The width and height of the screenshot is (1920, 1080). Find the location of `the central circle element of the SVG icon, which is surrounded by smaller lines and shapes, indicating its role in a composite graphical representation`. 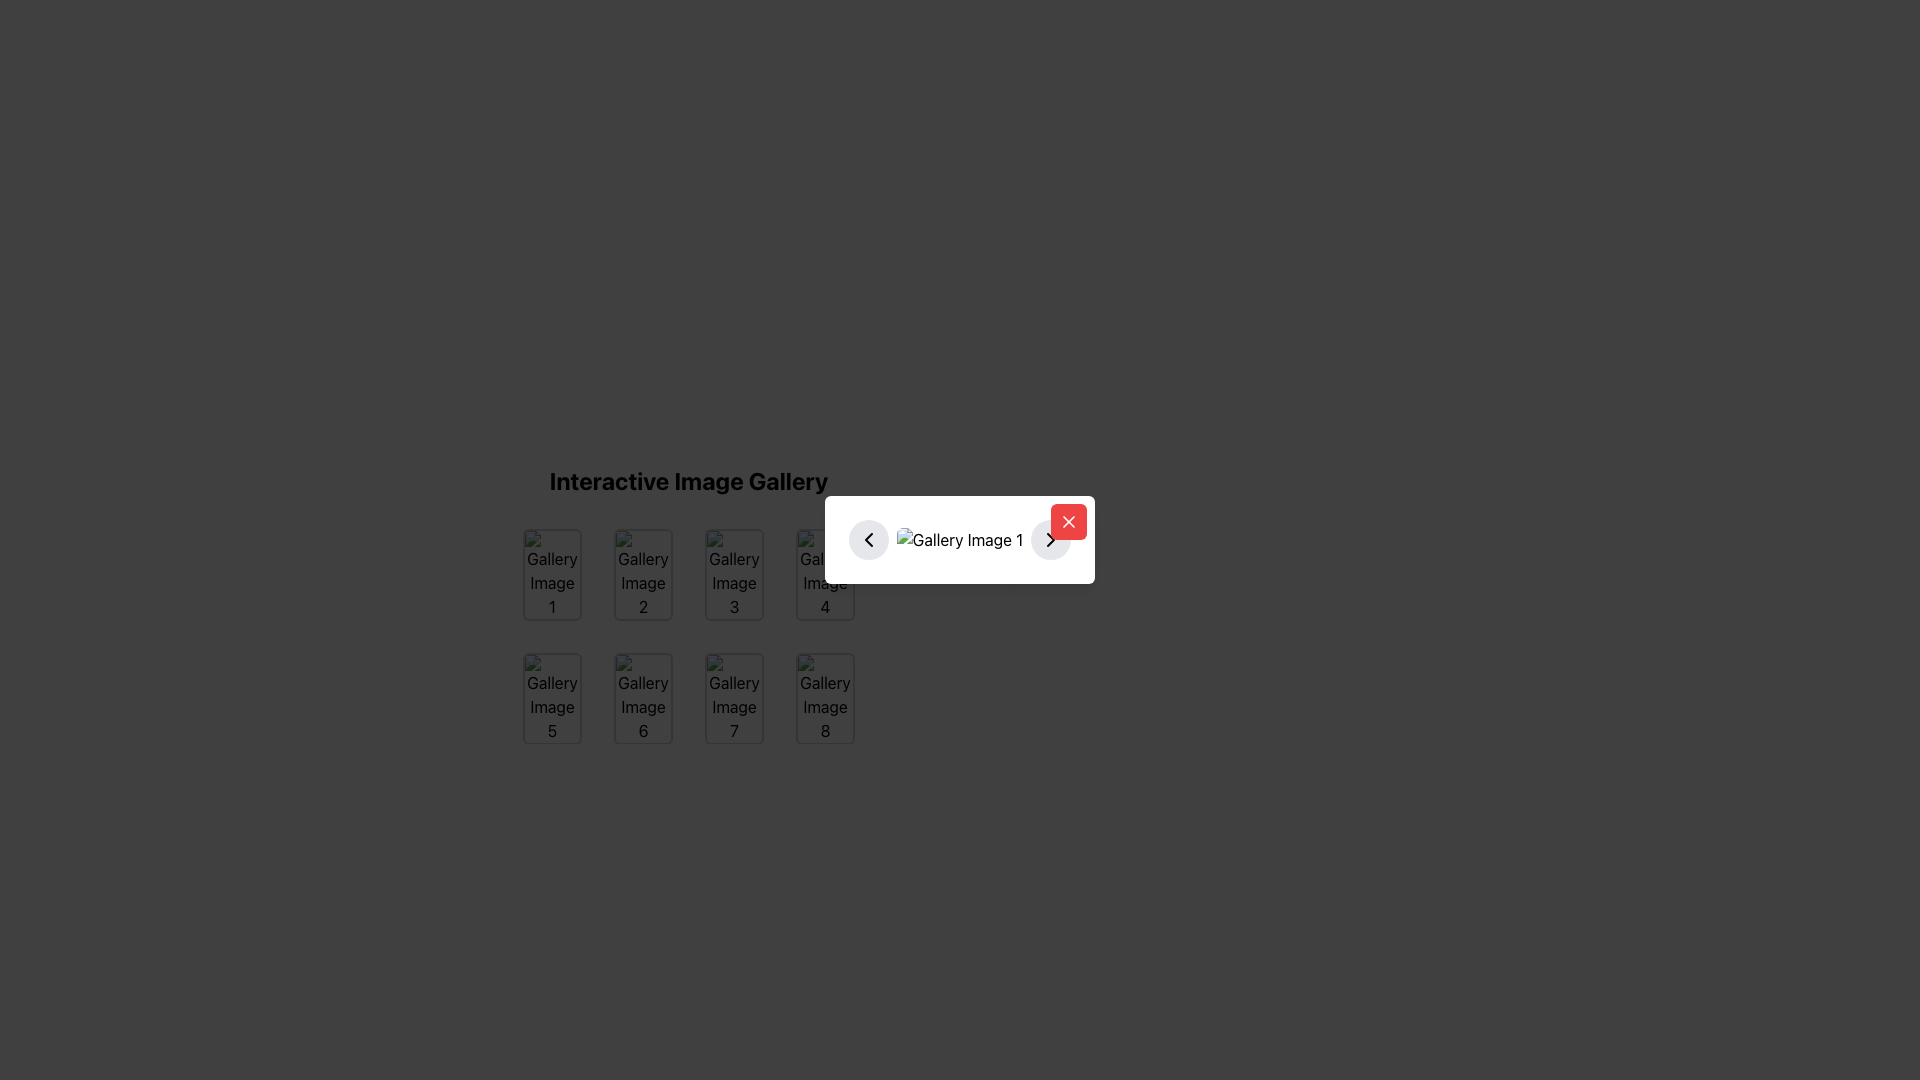

the central circle element of the SVG icon, which is surrounded by smaller lines and shapes, indicating its role in a composite graphical representation is located at coordinates (642, 696).